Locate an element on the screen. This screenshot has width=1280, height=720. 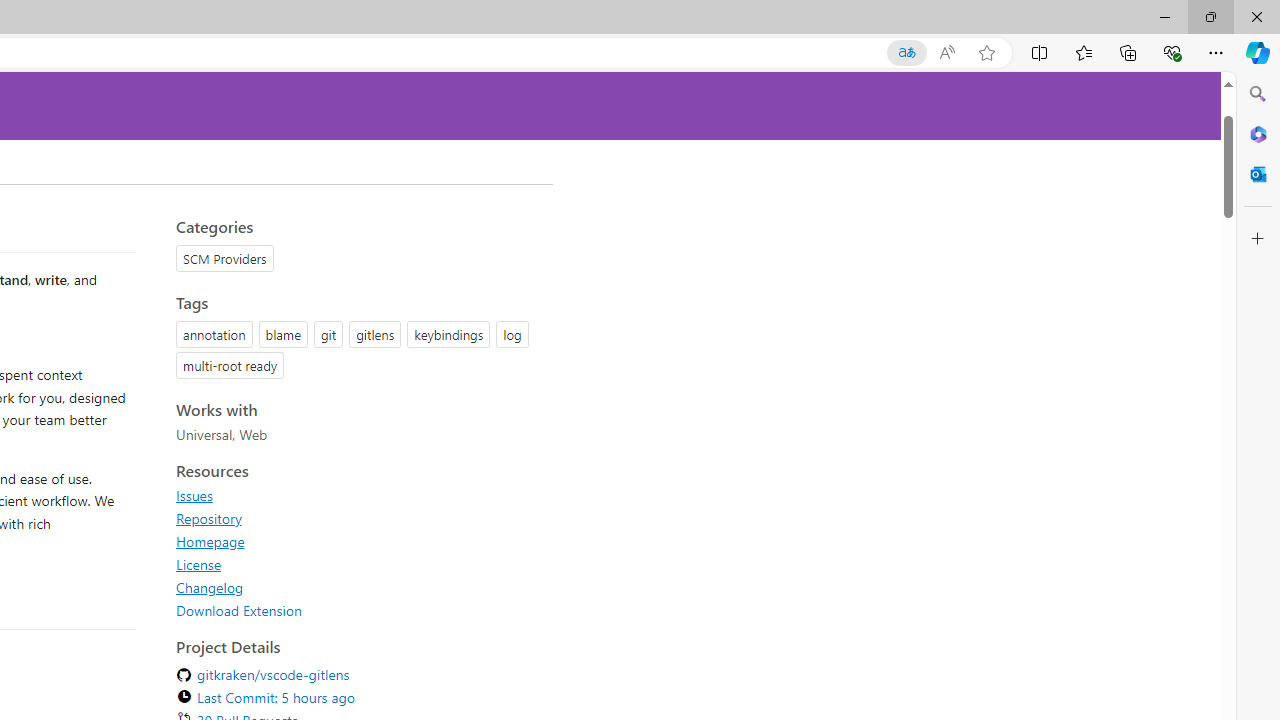
'Homepage' is located at coordinates (210, 541).